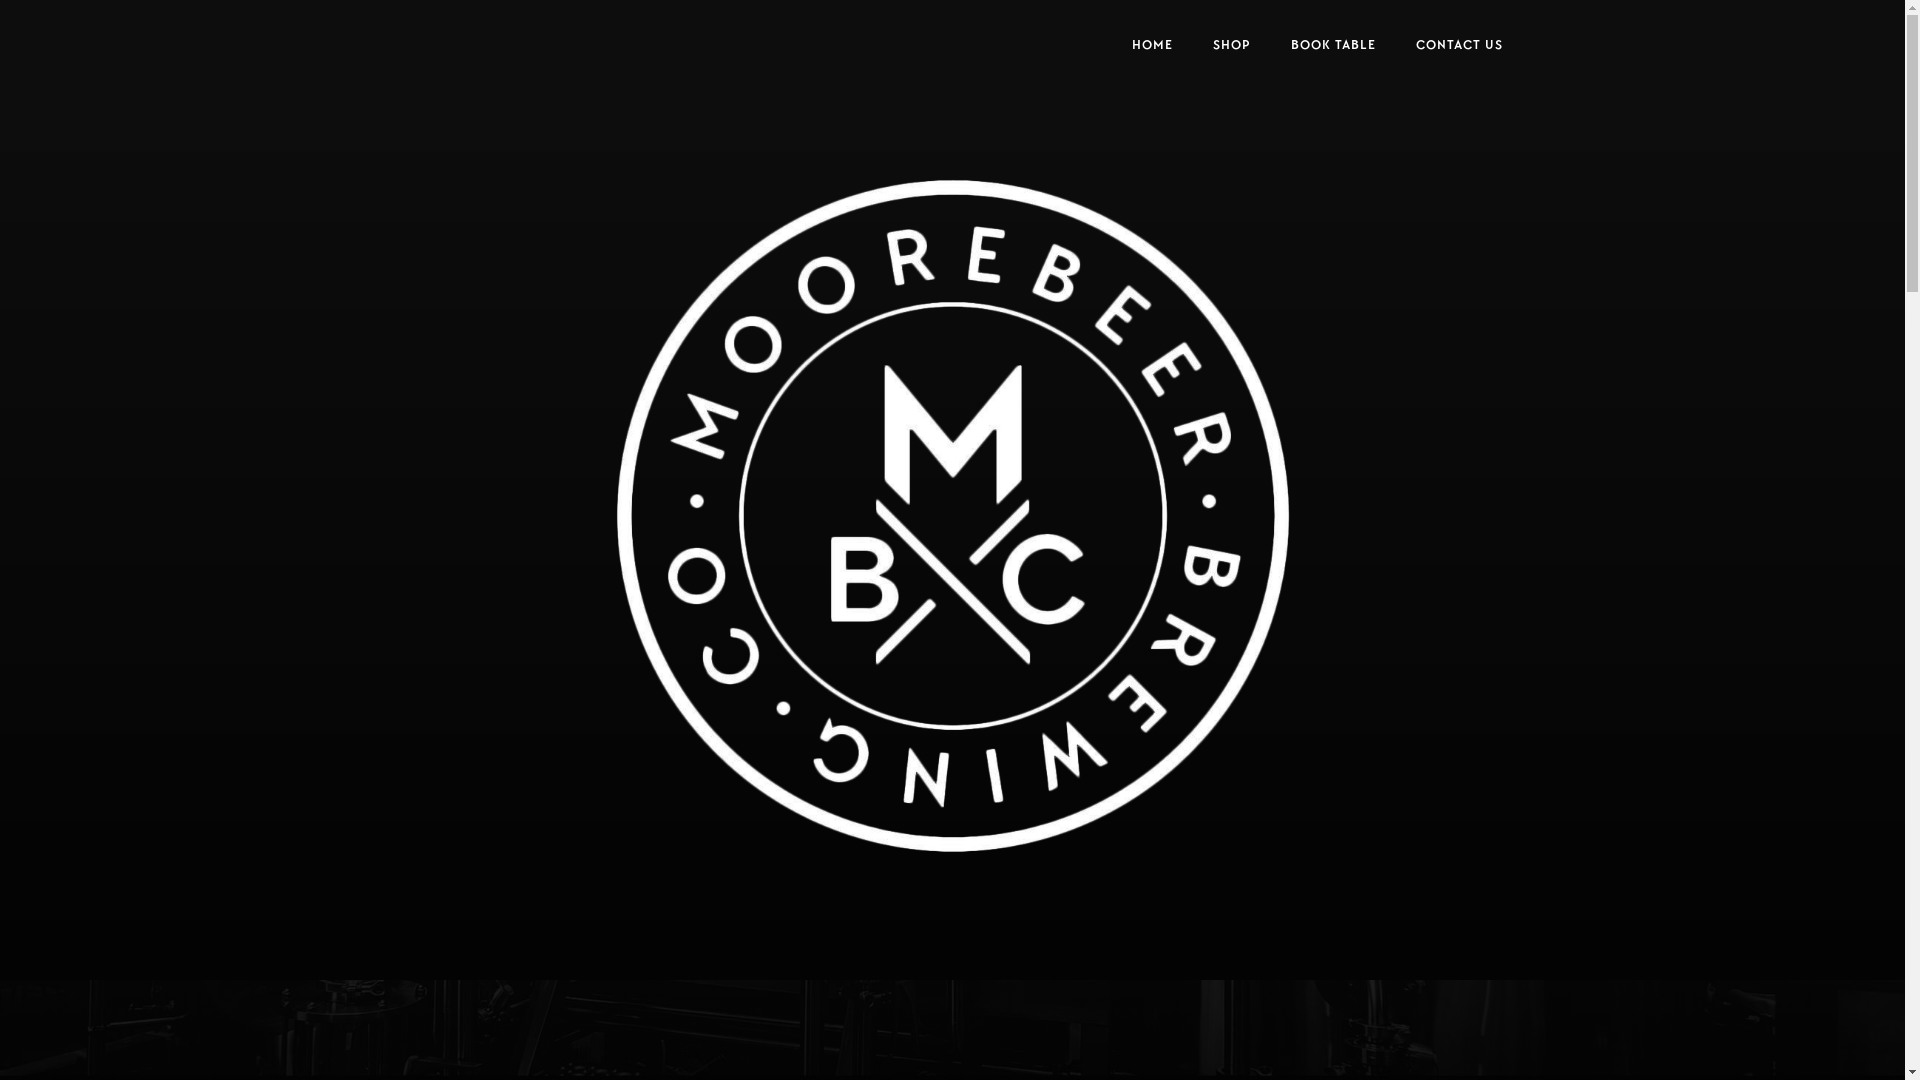 This screenshot has height=1080, width=1920. I want to click on 'BOOK TABLE', so click(1332, 45).